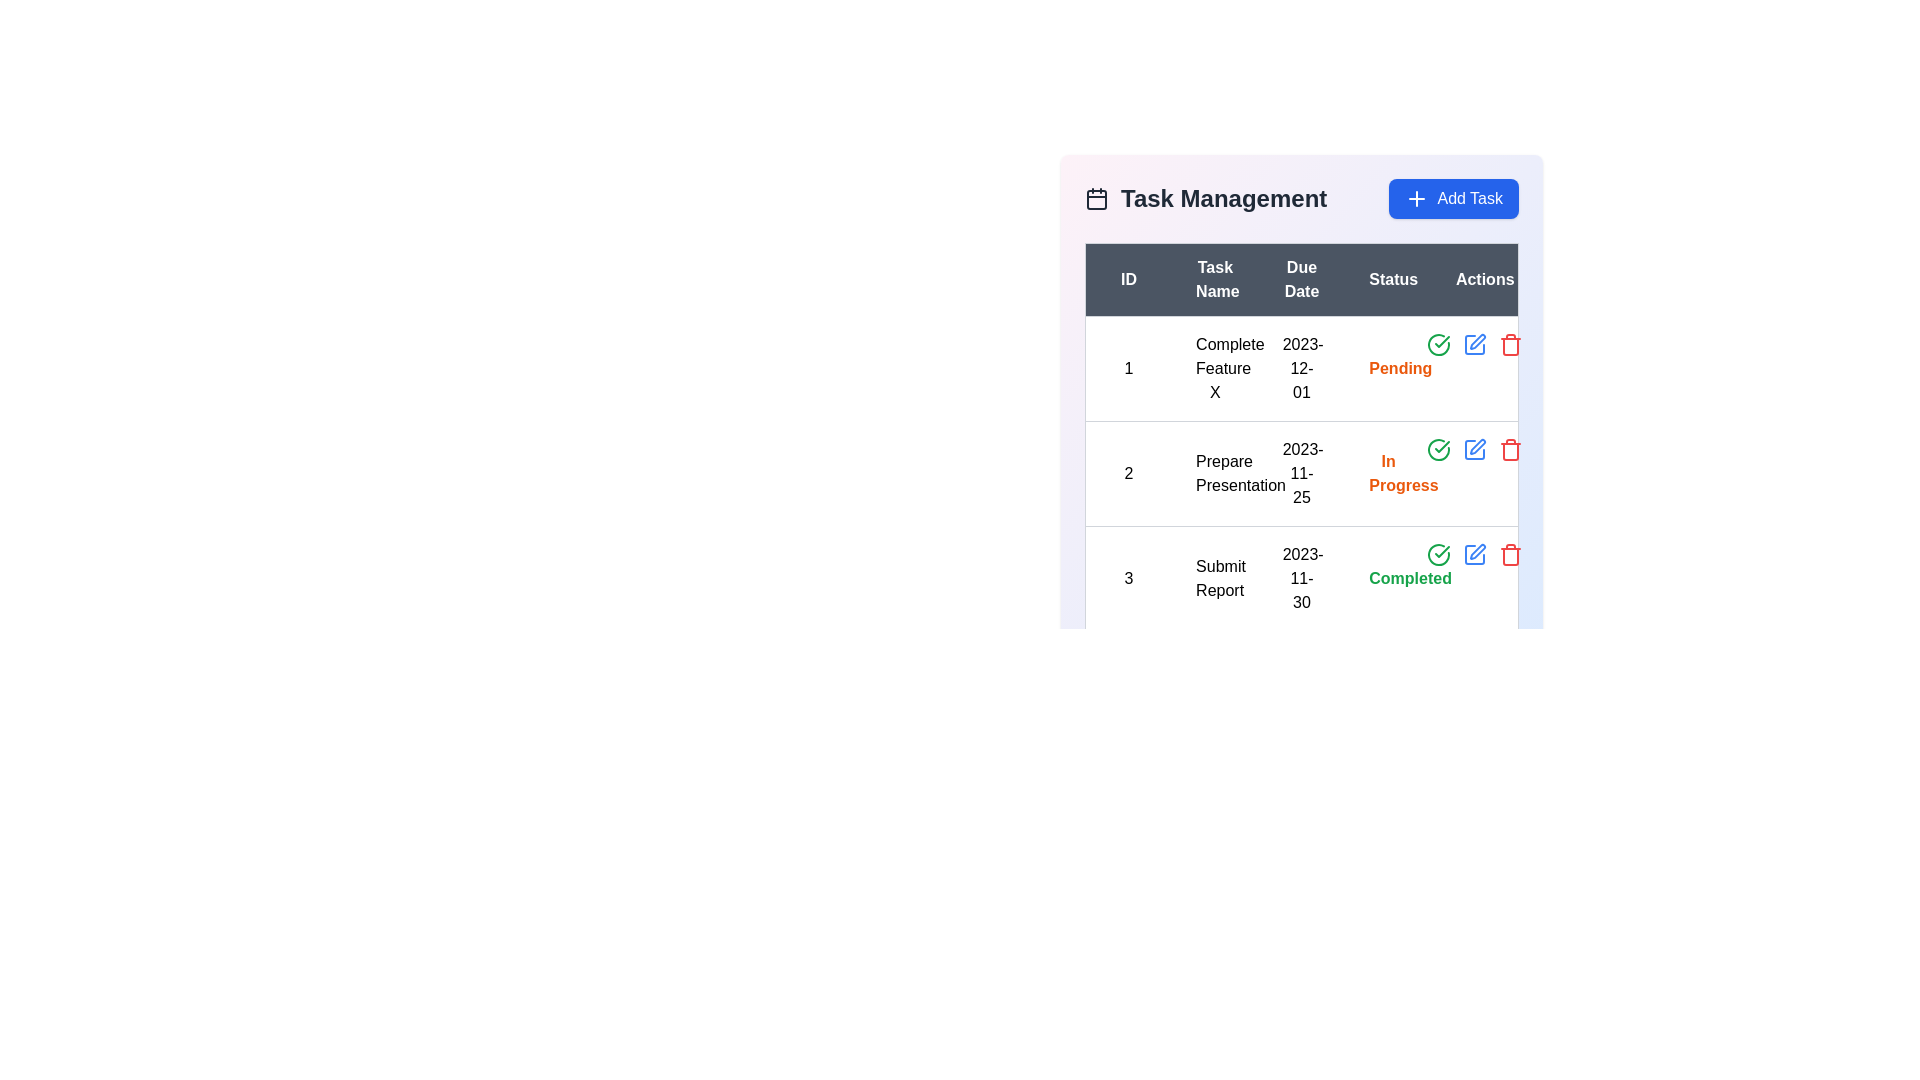  I want to click on the table header row element with a gray background and white text, which contains the labels ID, Task Name, Due Date, Status, and Actions, positioned above the task table in the main content area, so click(1301, 280).